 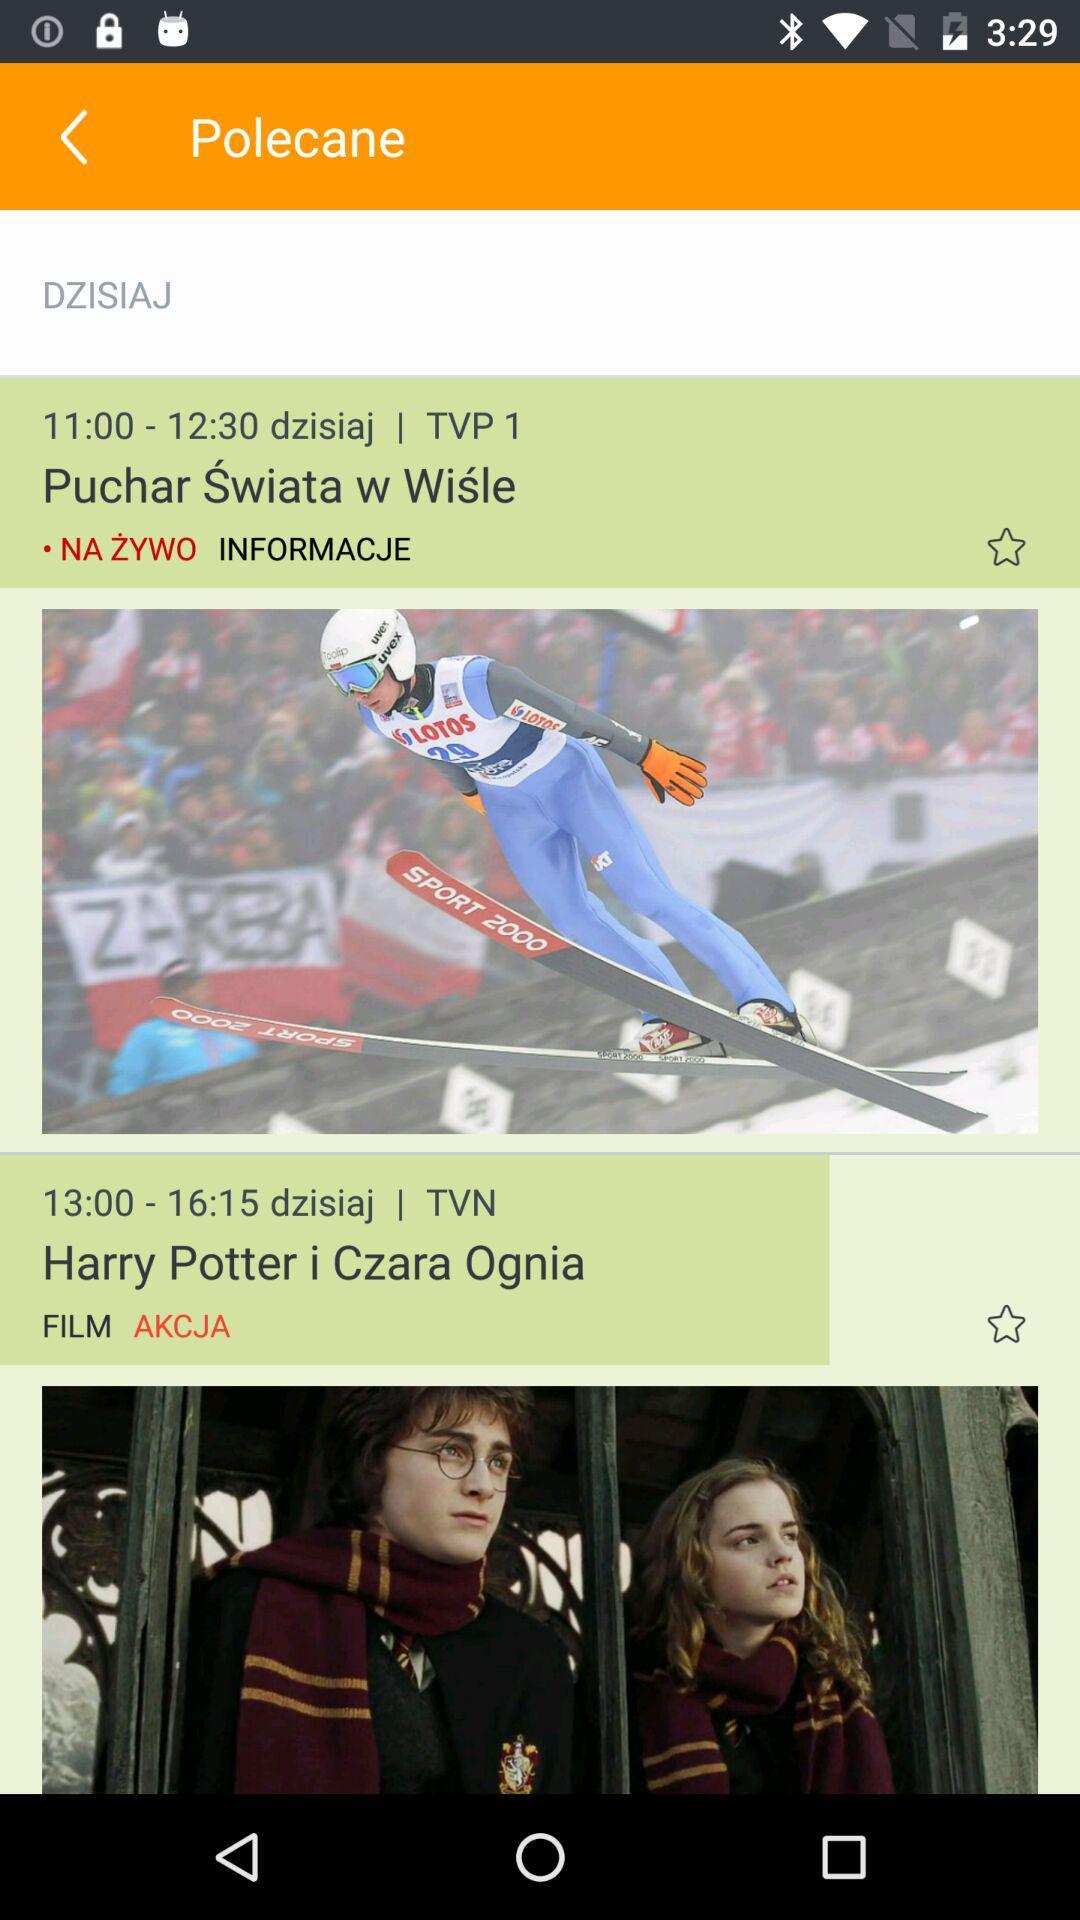 I want to click on icon above the dzisiaj item, so click(x=72, y=135).